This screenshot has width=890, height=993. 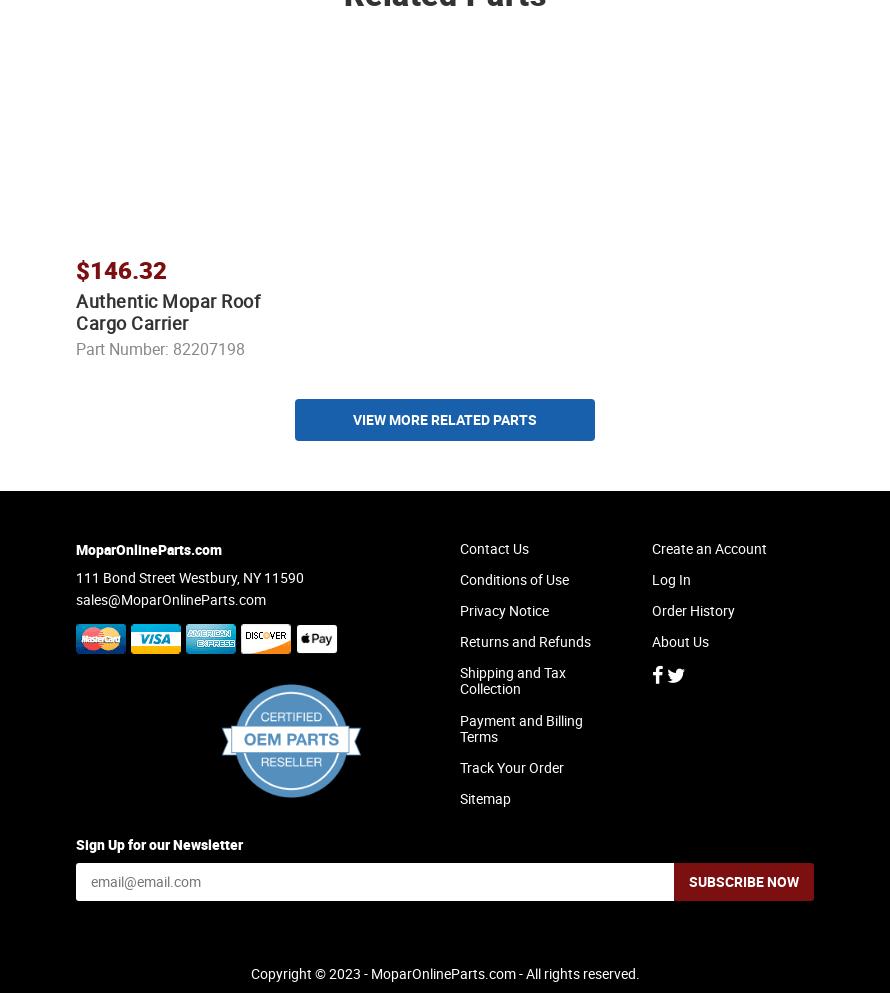 I want to click on 'Create an Account', so click(x=708, y=564).